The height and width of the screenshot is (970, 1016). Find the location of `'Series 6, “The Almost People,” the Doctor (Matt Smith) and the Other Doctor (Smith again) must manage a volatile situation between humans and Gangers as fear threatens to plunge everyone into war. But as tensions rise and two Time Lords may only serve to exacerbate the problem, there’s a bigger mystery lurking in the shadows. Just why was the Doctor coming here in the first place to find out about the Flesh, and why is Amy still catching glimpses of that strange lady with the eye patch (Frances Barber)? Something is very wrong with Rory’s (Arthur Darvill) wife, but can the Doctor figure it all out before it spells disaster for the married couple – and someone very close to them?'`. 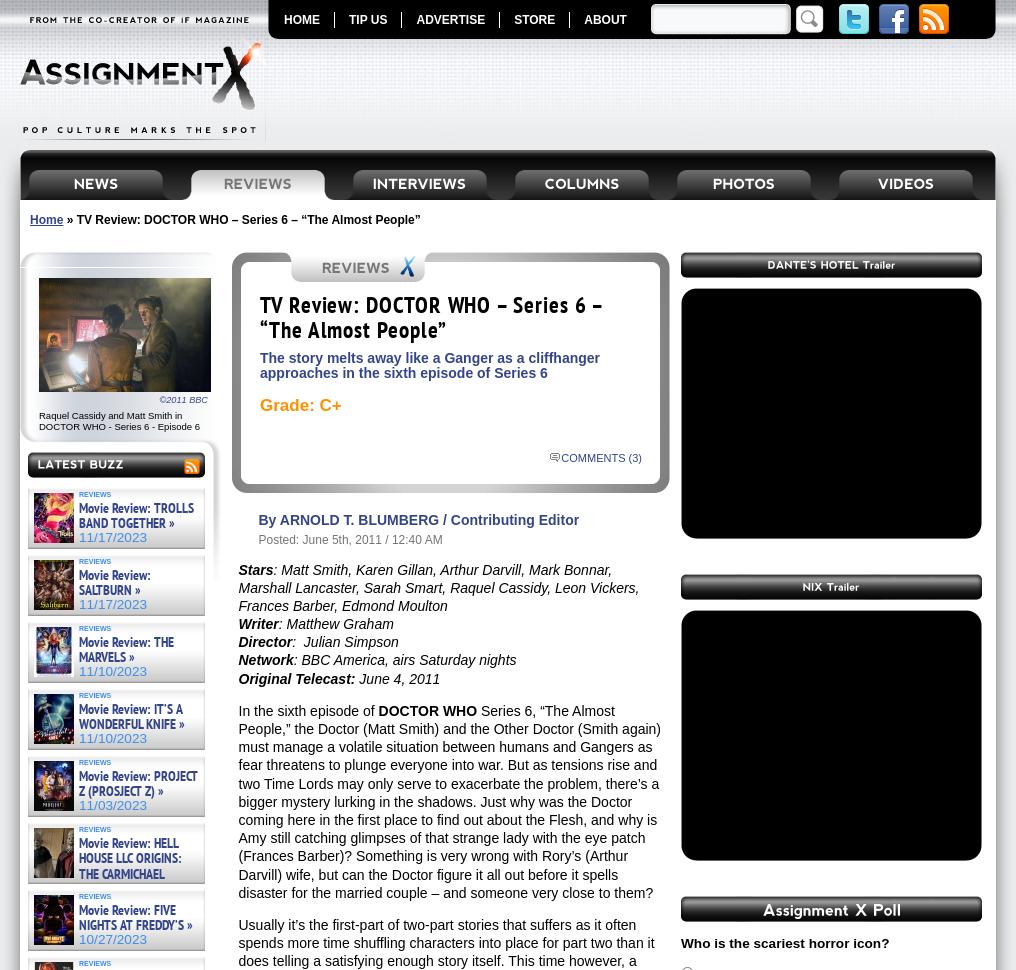

'Series 6, “The Almost People,” the Doctor (Matt Smith) and the Other Doctor (Smith again) must manage a volatile situation between humans and Gangers as fear threatens to plunge everyone into war. But as tensions rise and two Time Lords may only serve to exacerbate the problem, there’s a bigger mystery lurking in the shadows. Just why was the Doctor coming here in the first place to find out about the Flesh, and why is Amy still catching glimpses of that strange lady with the eye patch (Frances Barber)? Something is very wrong with Rory’s (Arthur Darvill) wife, but can the Doctor figure it all out before it spells disaster for the married couple – and someone very close to them?' is located at coordinates (449, 801).